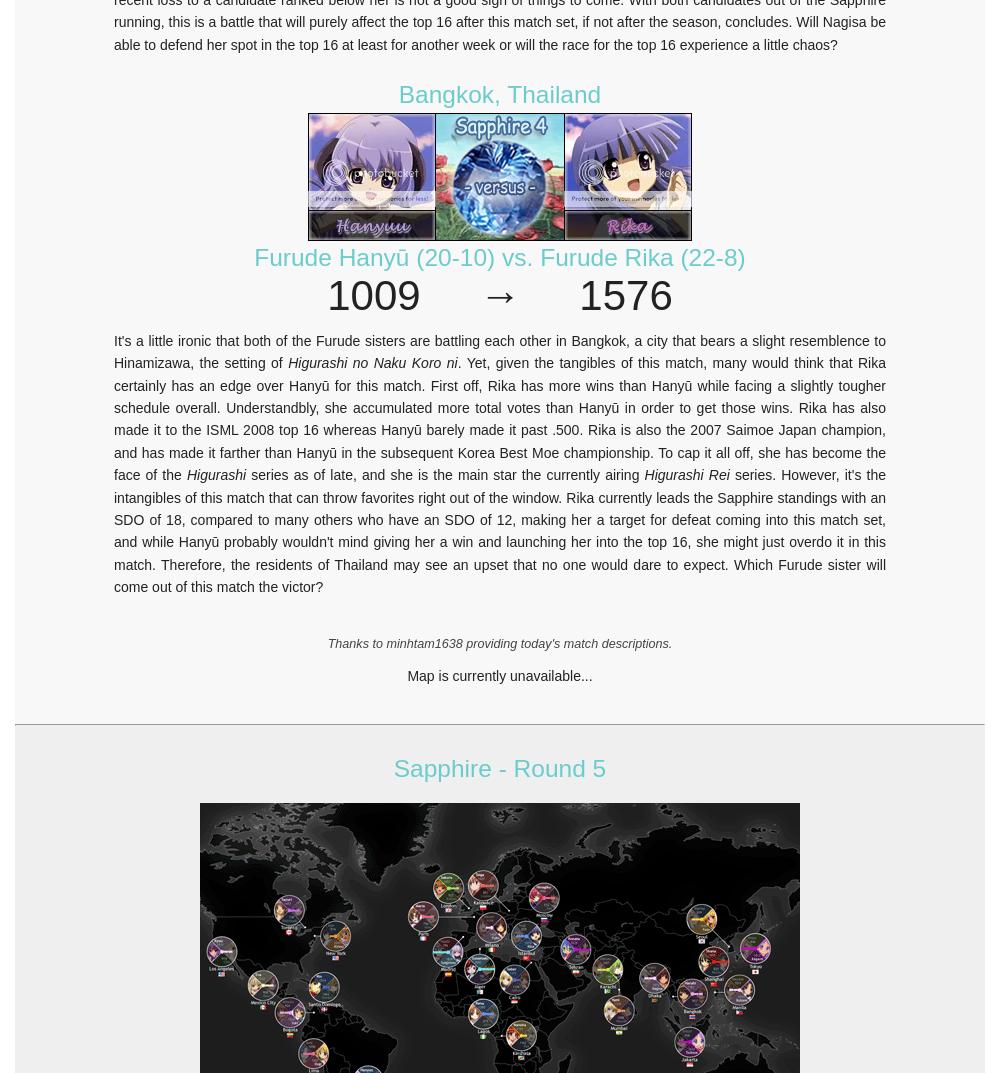 The image size is (1000, 1073). I want to click on 'It's a little ironic that both of the Furude sisters are battling each other in Bangkok, a city that bears a slight resemblence to Hinamizawa, the setting of', so click(500, 351).